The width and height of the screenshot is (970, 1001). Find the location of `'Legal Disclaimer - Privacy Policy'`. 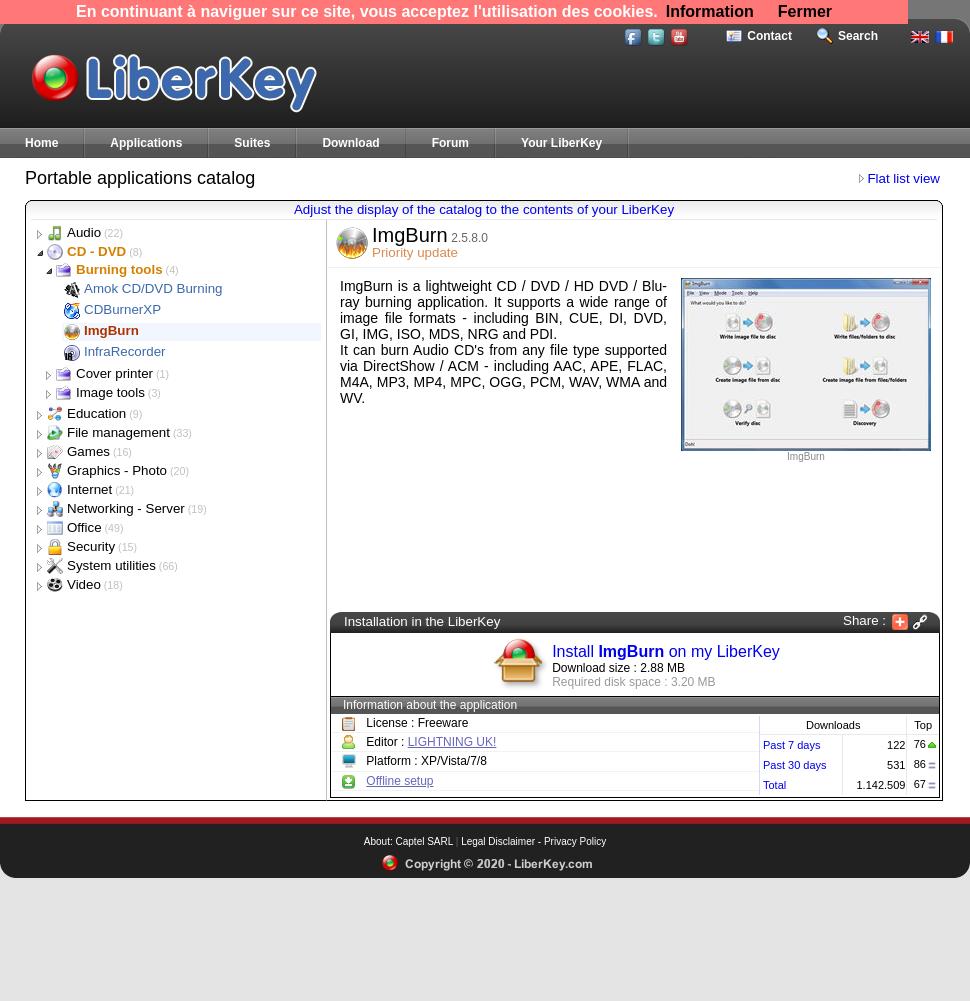

'Legal Disclaimer - Privacy Policy' is located at coordinates (533, 840).